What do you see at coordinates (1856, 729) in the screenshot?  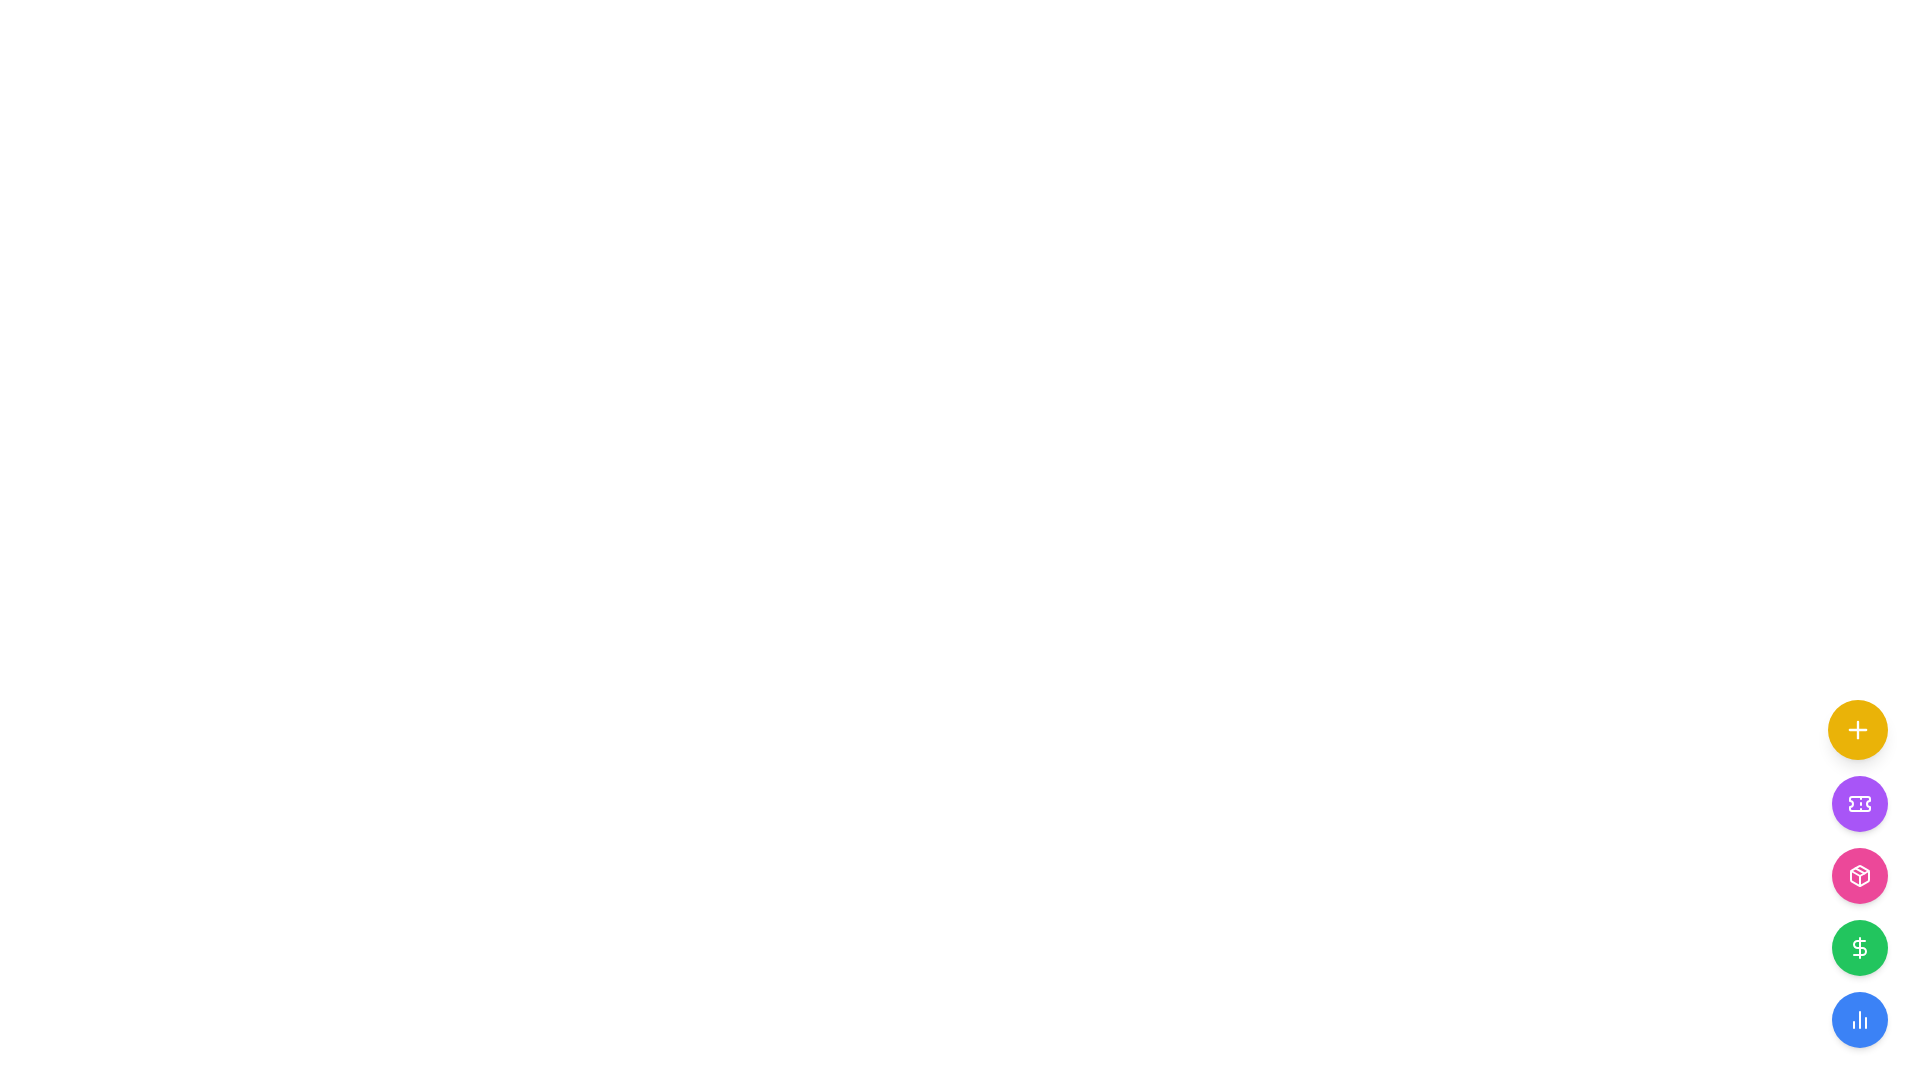 I see `the circular yellow button with a white plus icon located in the bottom-right corner of the interface` at bounding box center [1856, 729].